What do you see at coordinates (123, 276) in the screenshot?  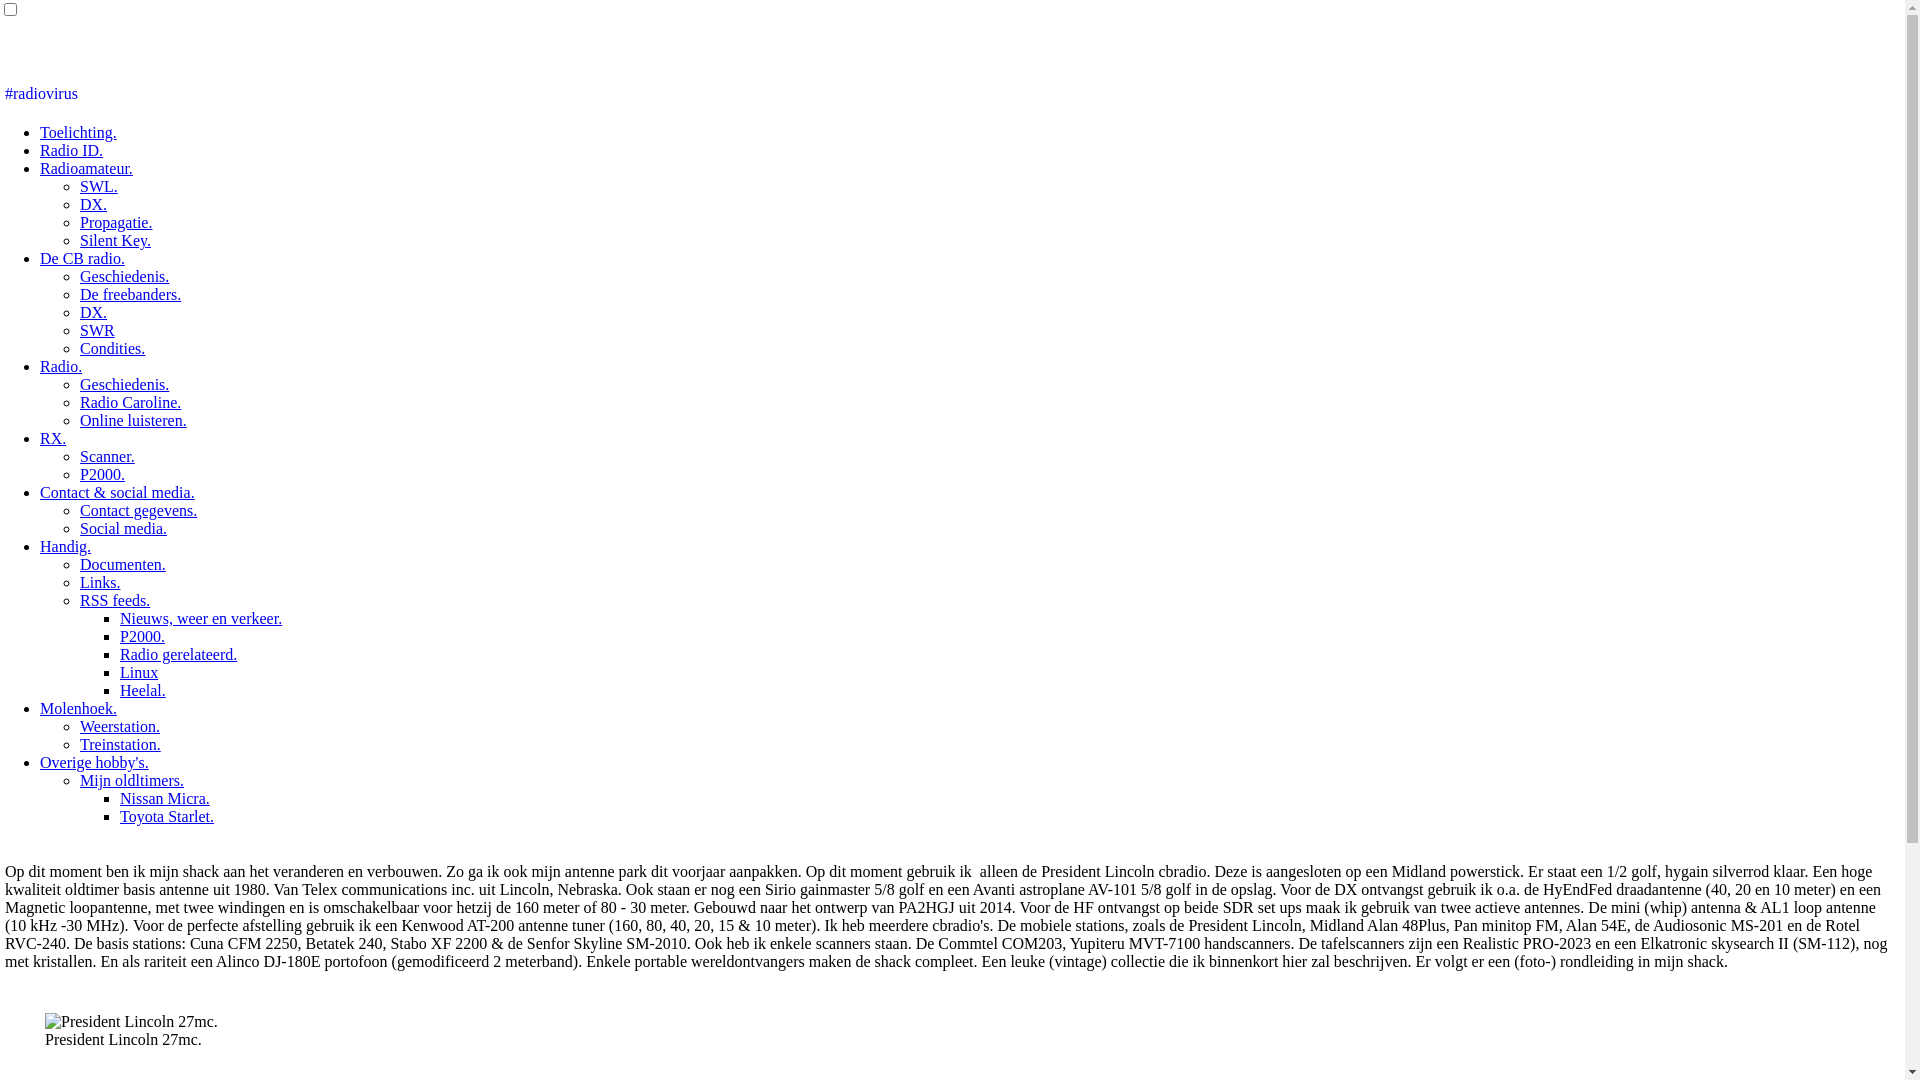 I see `'Geschiedenis.'` at bounding box center [123, 276].